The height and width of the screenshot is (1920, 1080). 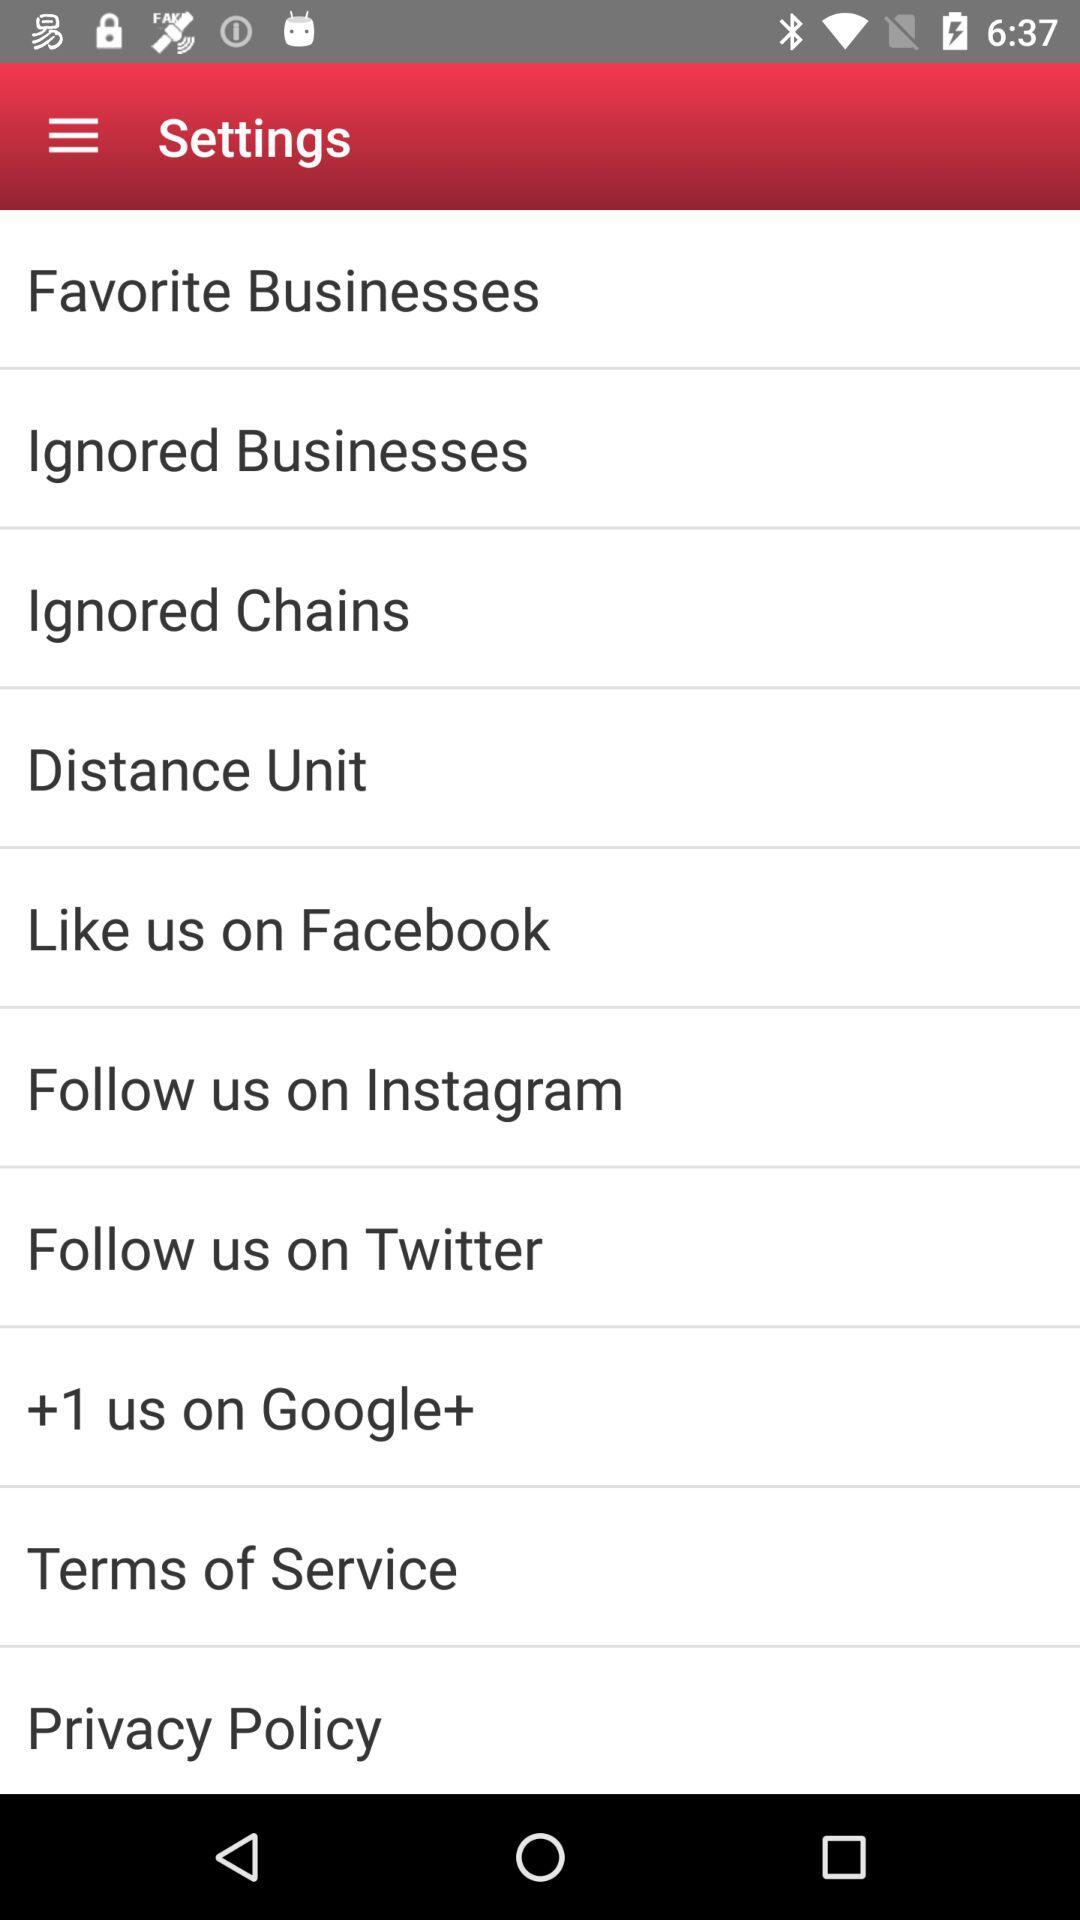 I want to click on the icon to the left of the settings, so click(x=72, y=135).